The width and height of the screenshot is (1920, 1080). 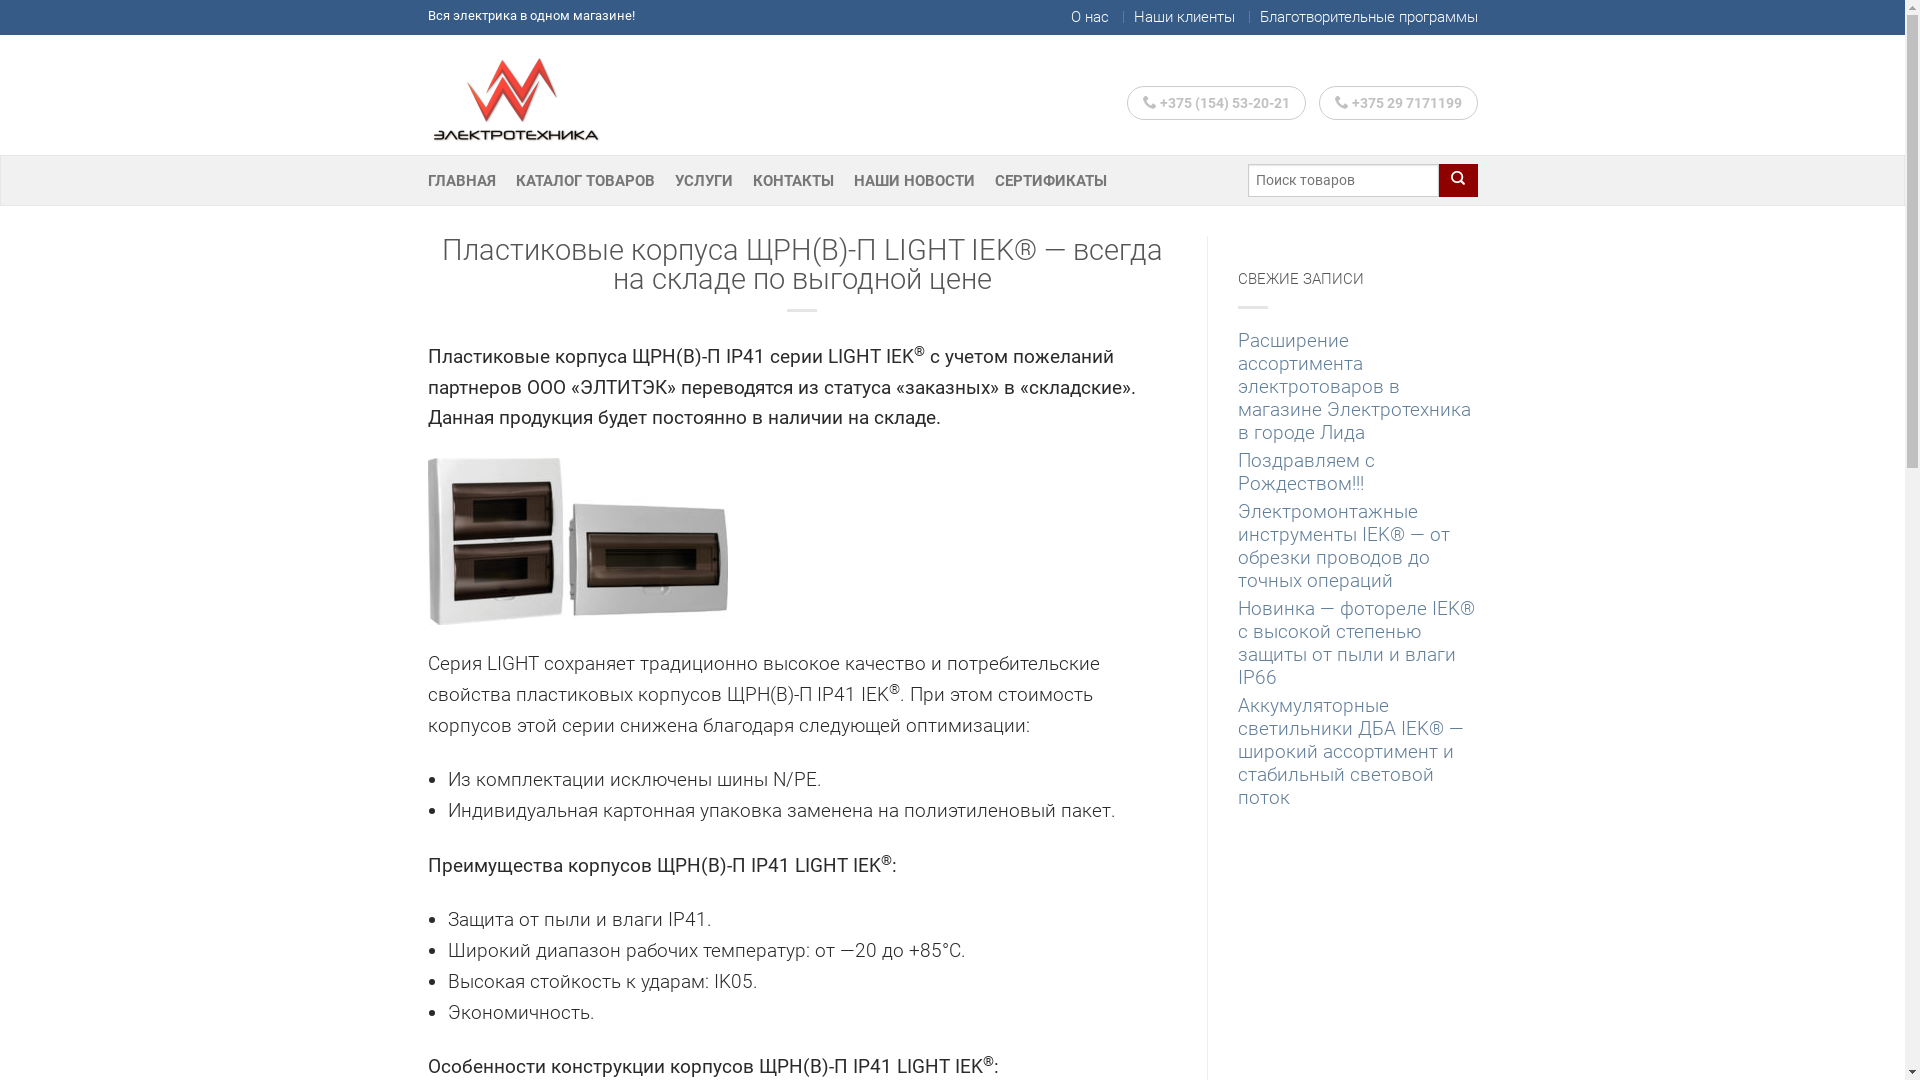 What do you see at coordinates (1396, 103) in the screenshot?
I see `'+375 29 7171199'` at bounding box center [1396, 103].